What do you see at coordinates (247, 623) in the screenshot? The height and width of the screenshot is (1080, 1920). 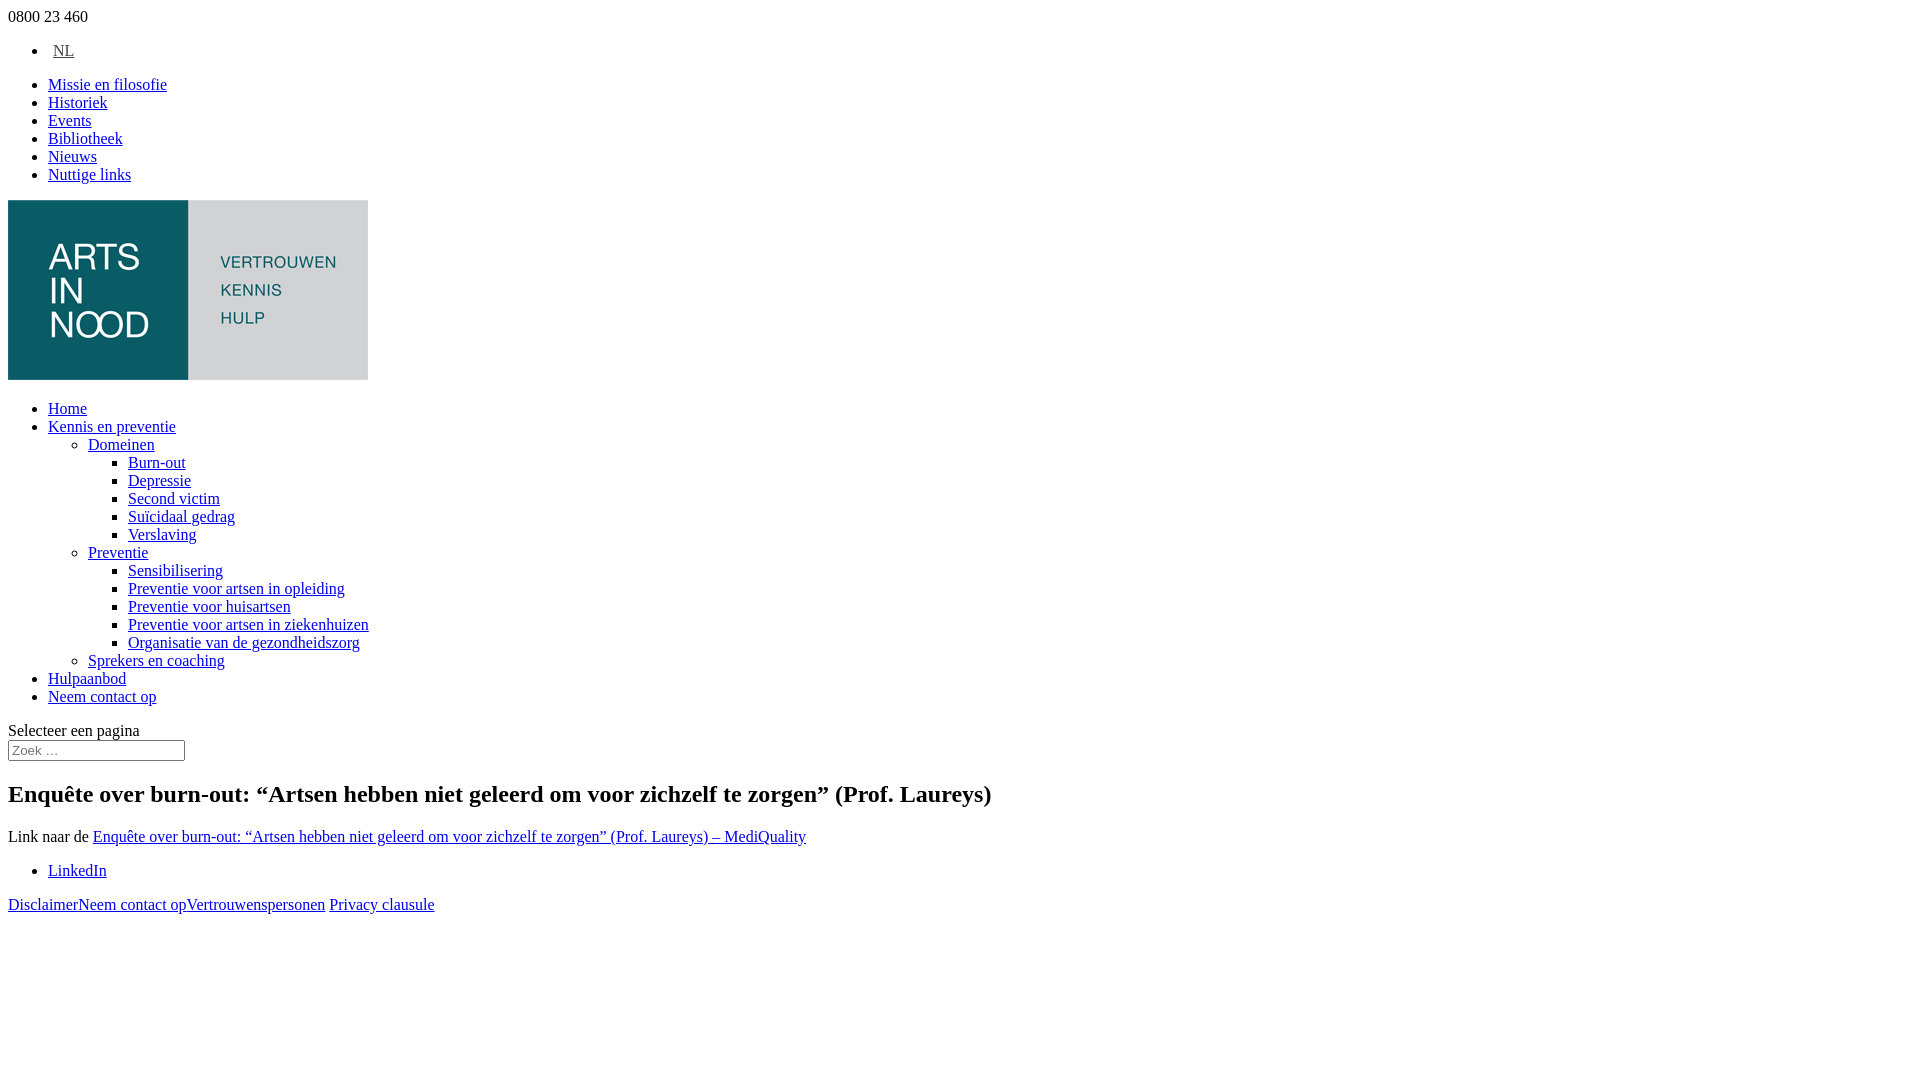 I see `'Preventie voor artsen in ziekenhuizen'` at bounding box center [247, 623].